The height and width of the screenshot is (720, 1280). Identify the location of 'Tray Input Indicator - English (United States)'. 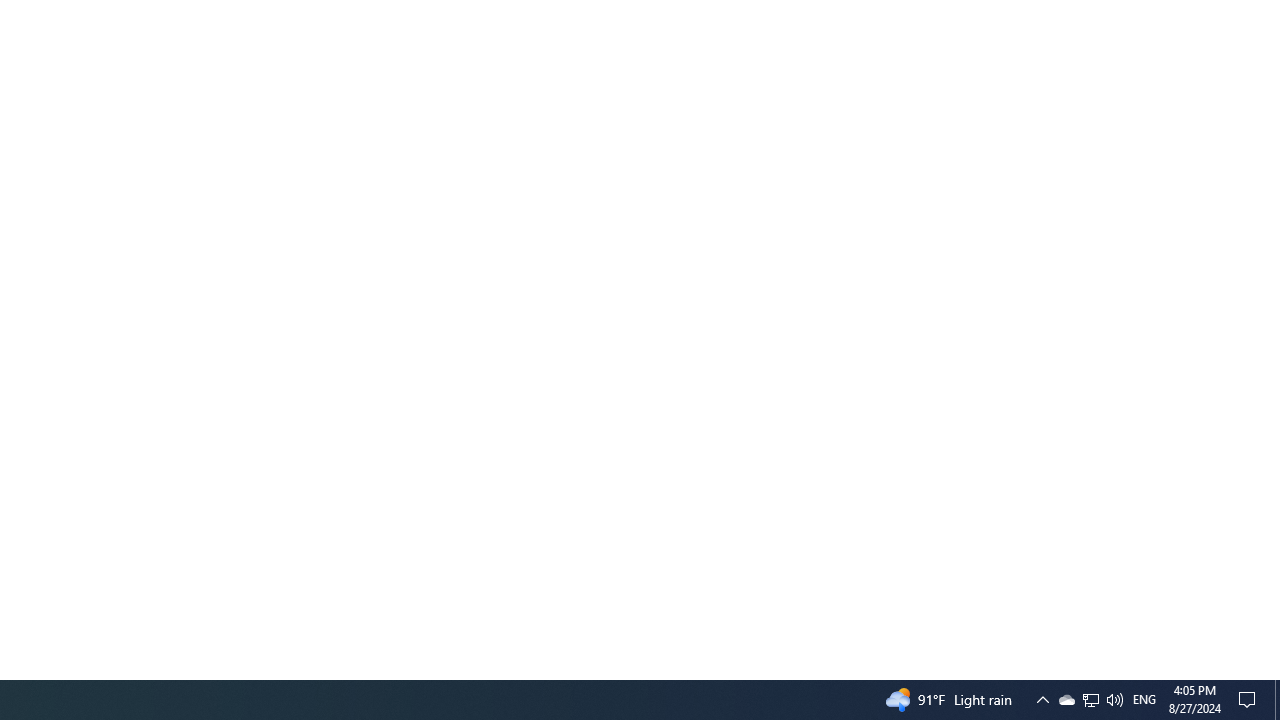
(1113, 698).